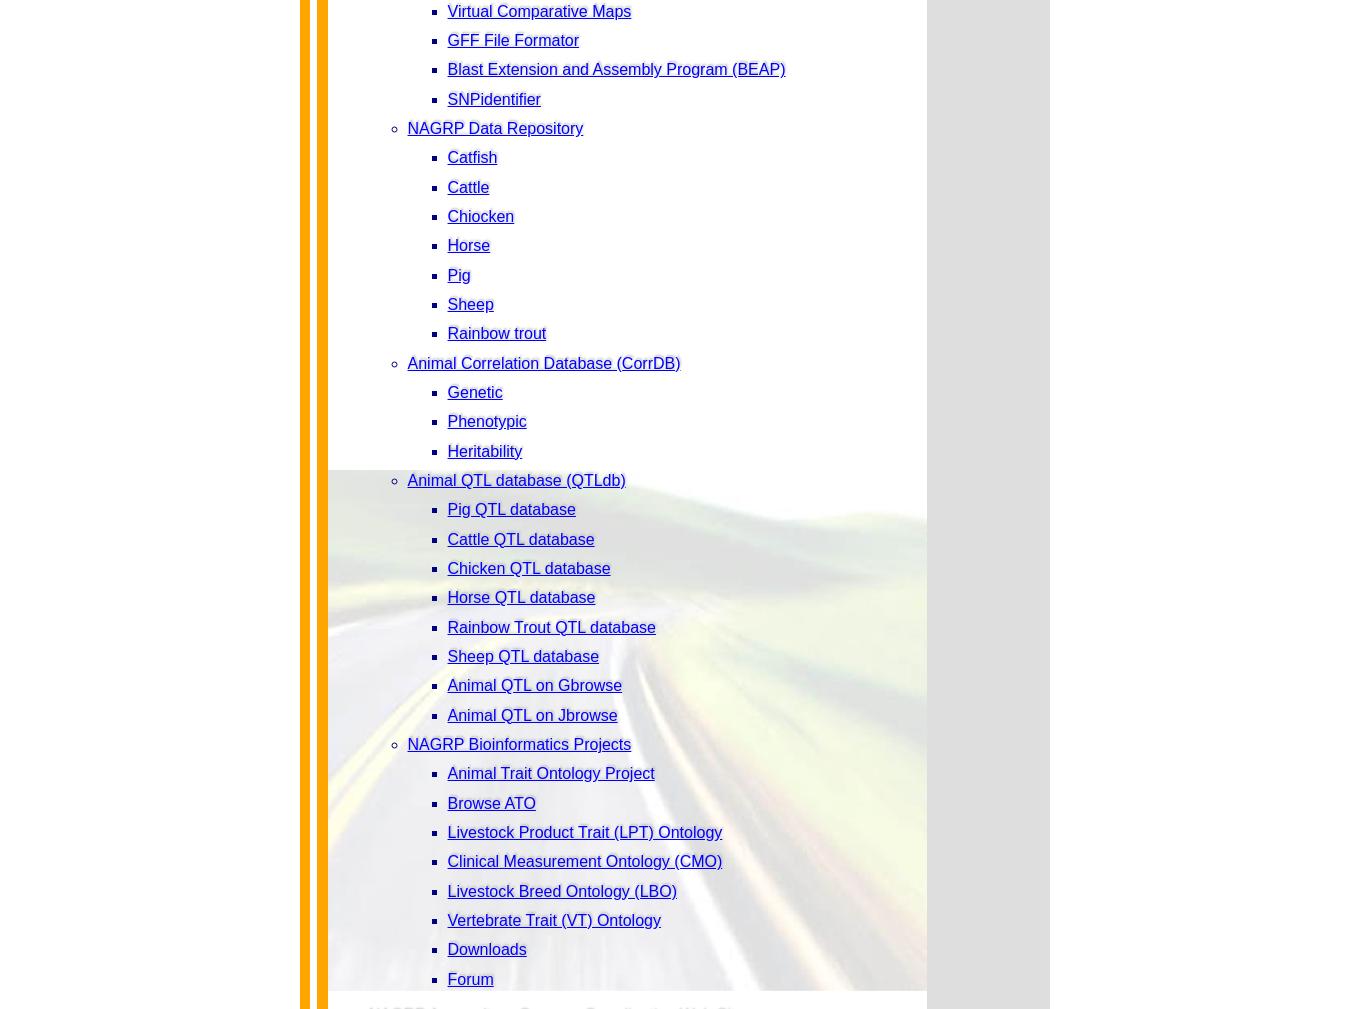 This screenshot has height=1009, width=1350. What do you see at coordinates (457, 273) in the screenshot?
I see `'Pig'` at bounding box center [457, 273].